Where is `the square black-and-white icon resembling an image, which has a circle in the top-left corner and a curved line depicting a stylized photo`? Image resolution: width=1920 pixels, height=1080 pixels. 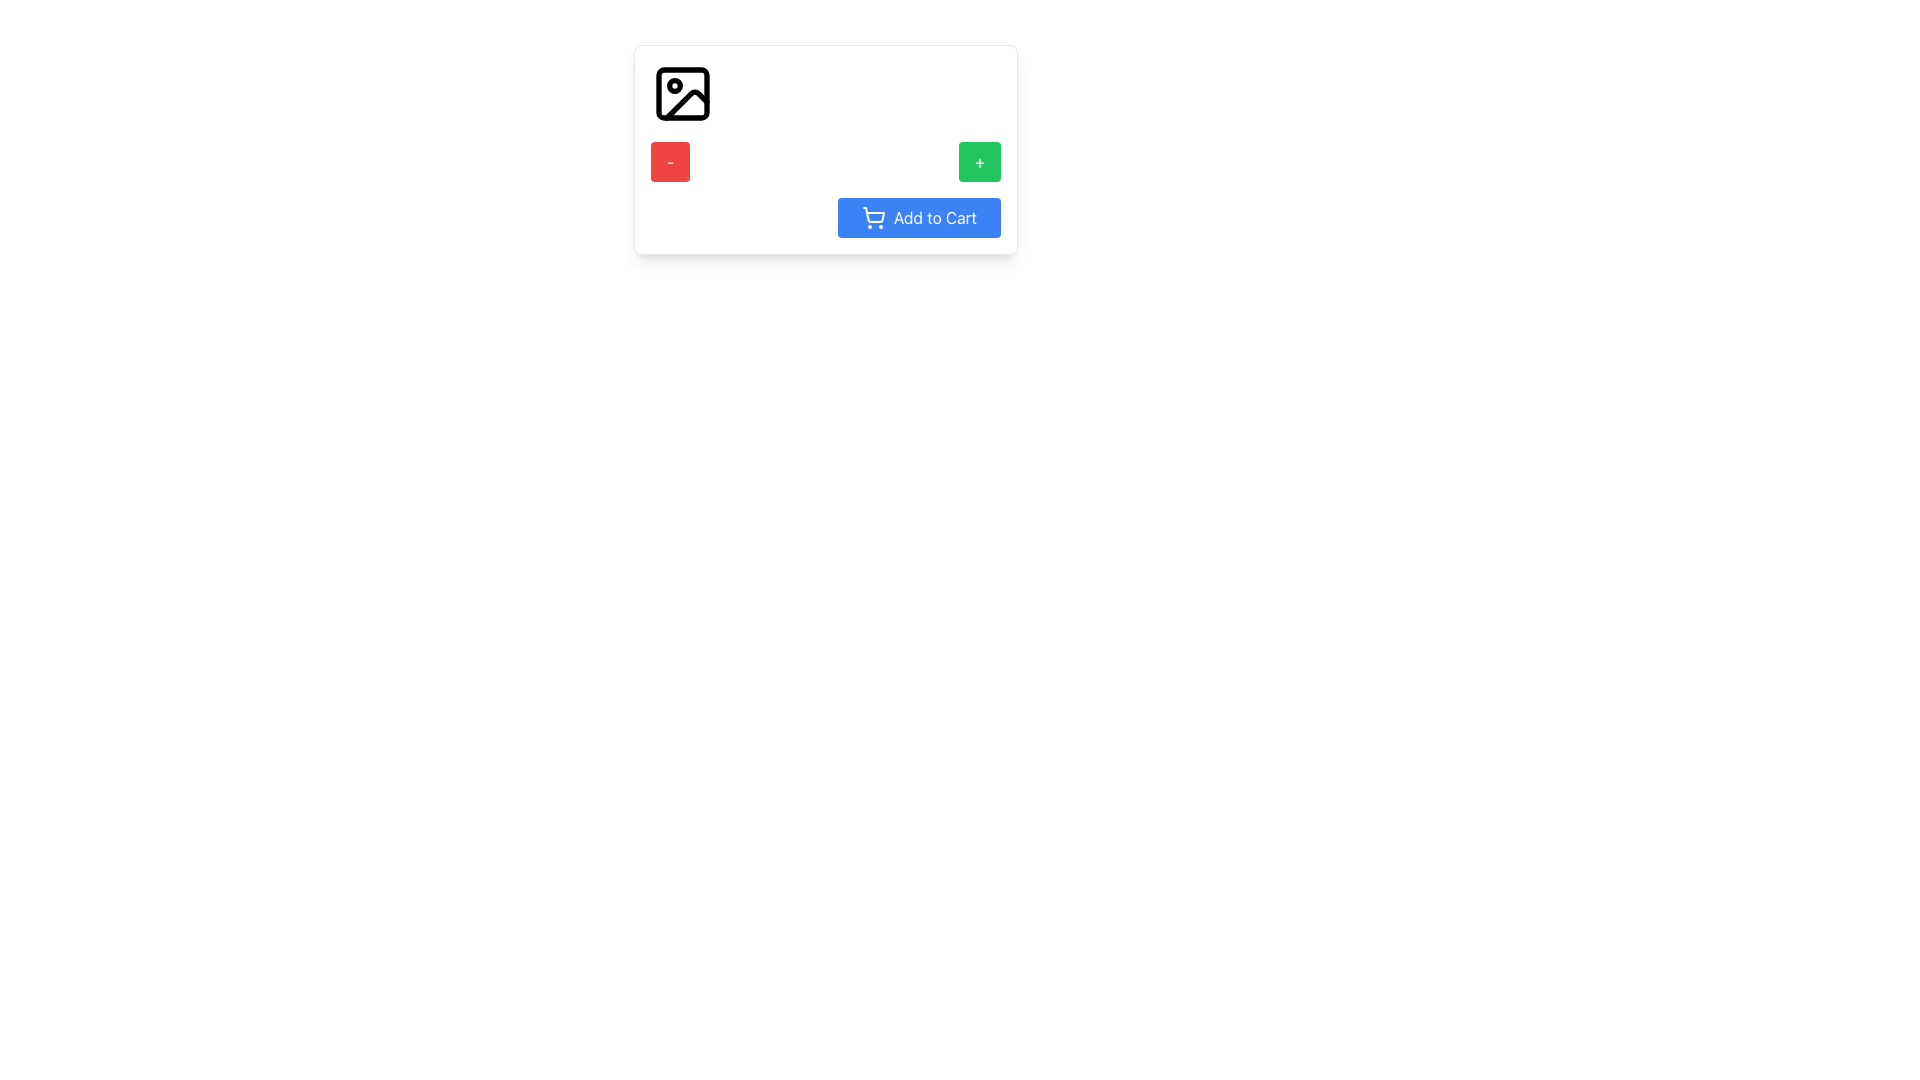
the square black-and-white icon resembling an image, which has a circle in the top-left corner and a curved line depicting a stylized photo is located at coordinates (682, 93).